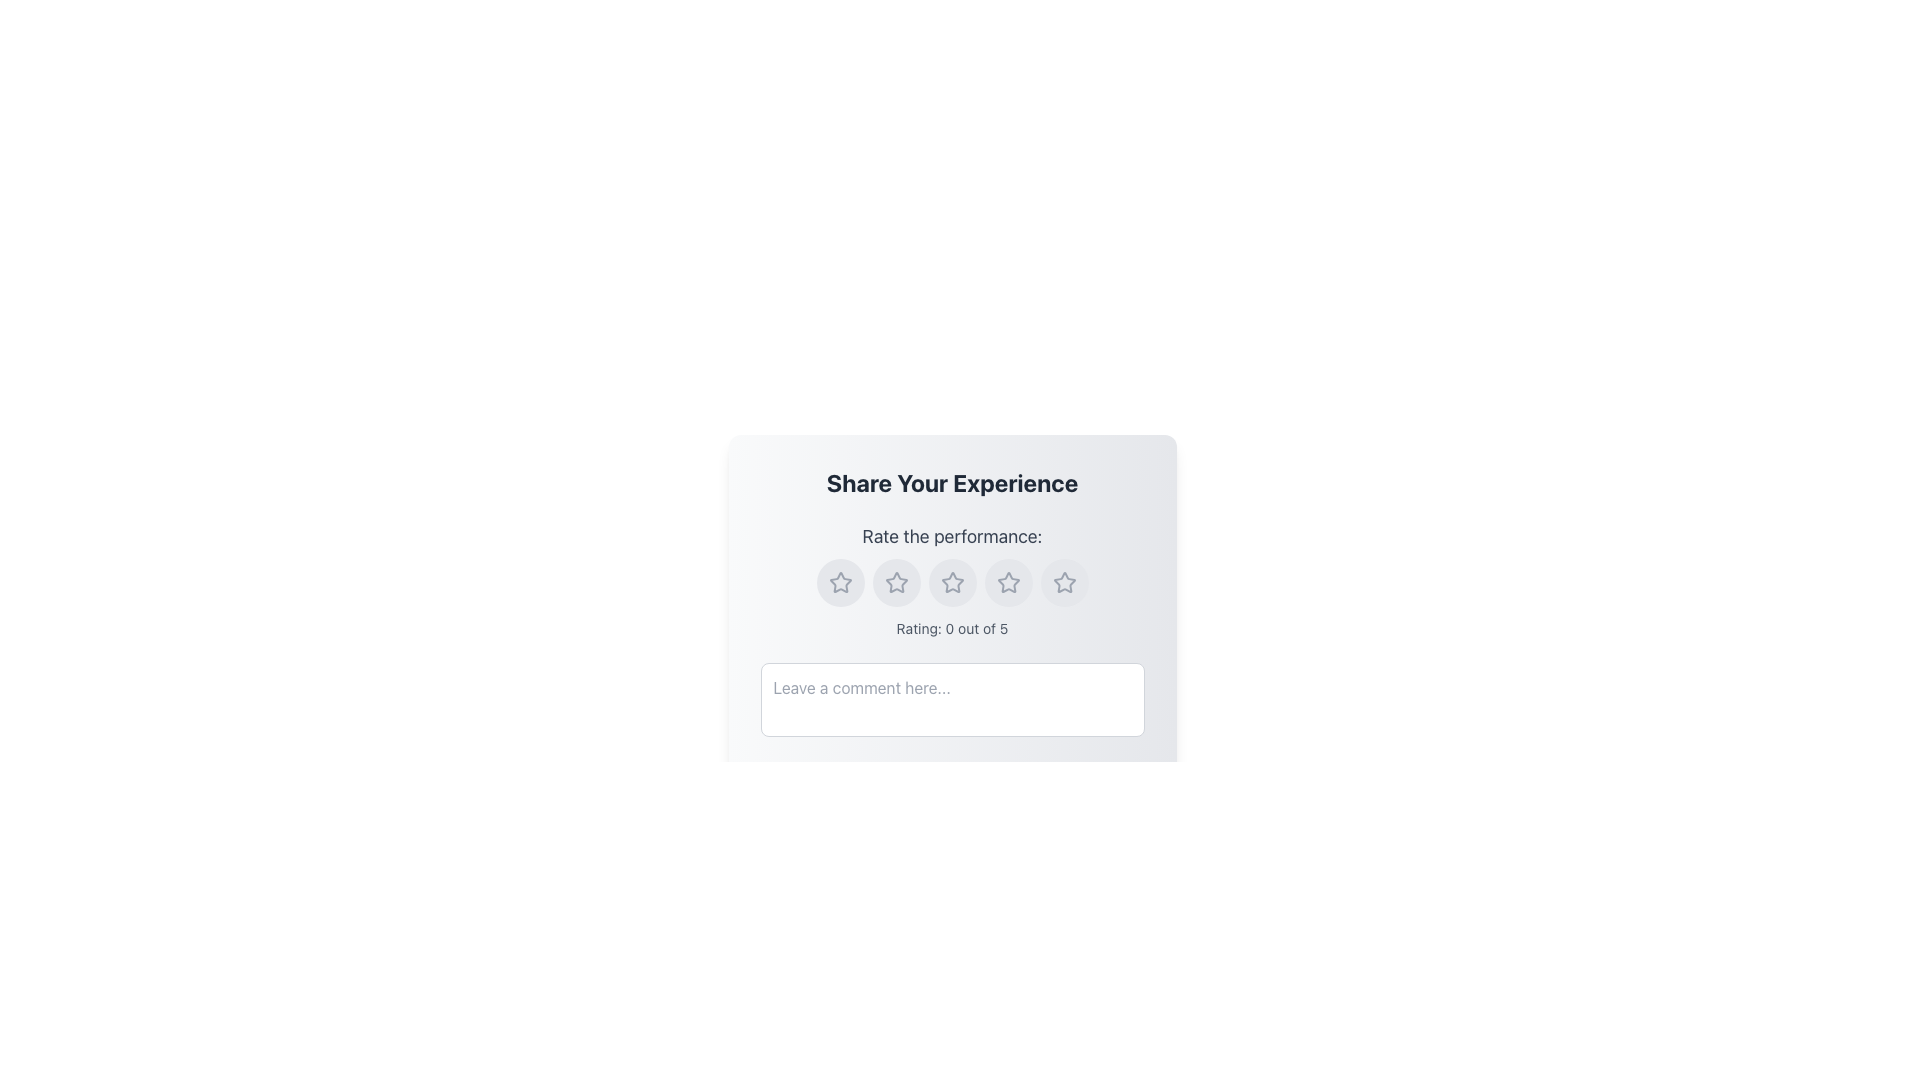  What do you see at coordinates (951, 639) in the screenshot?
I see `the star icons in the rating system of the feedback form to rate performance` at bounding box center [951, 639].